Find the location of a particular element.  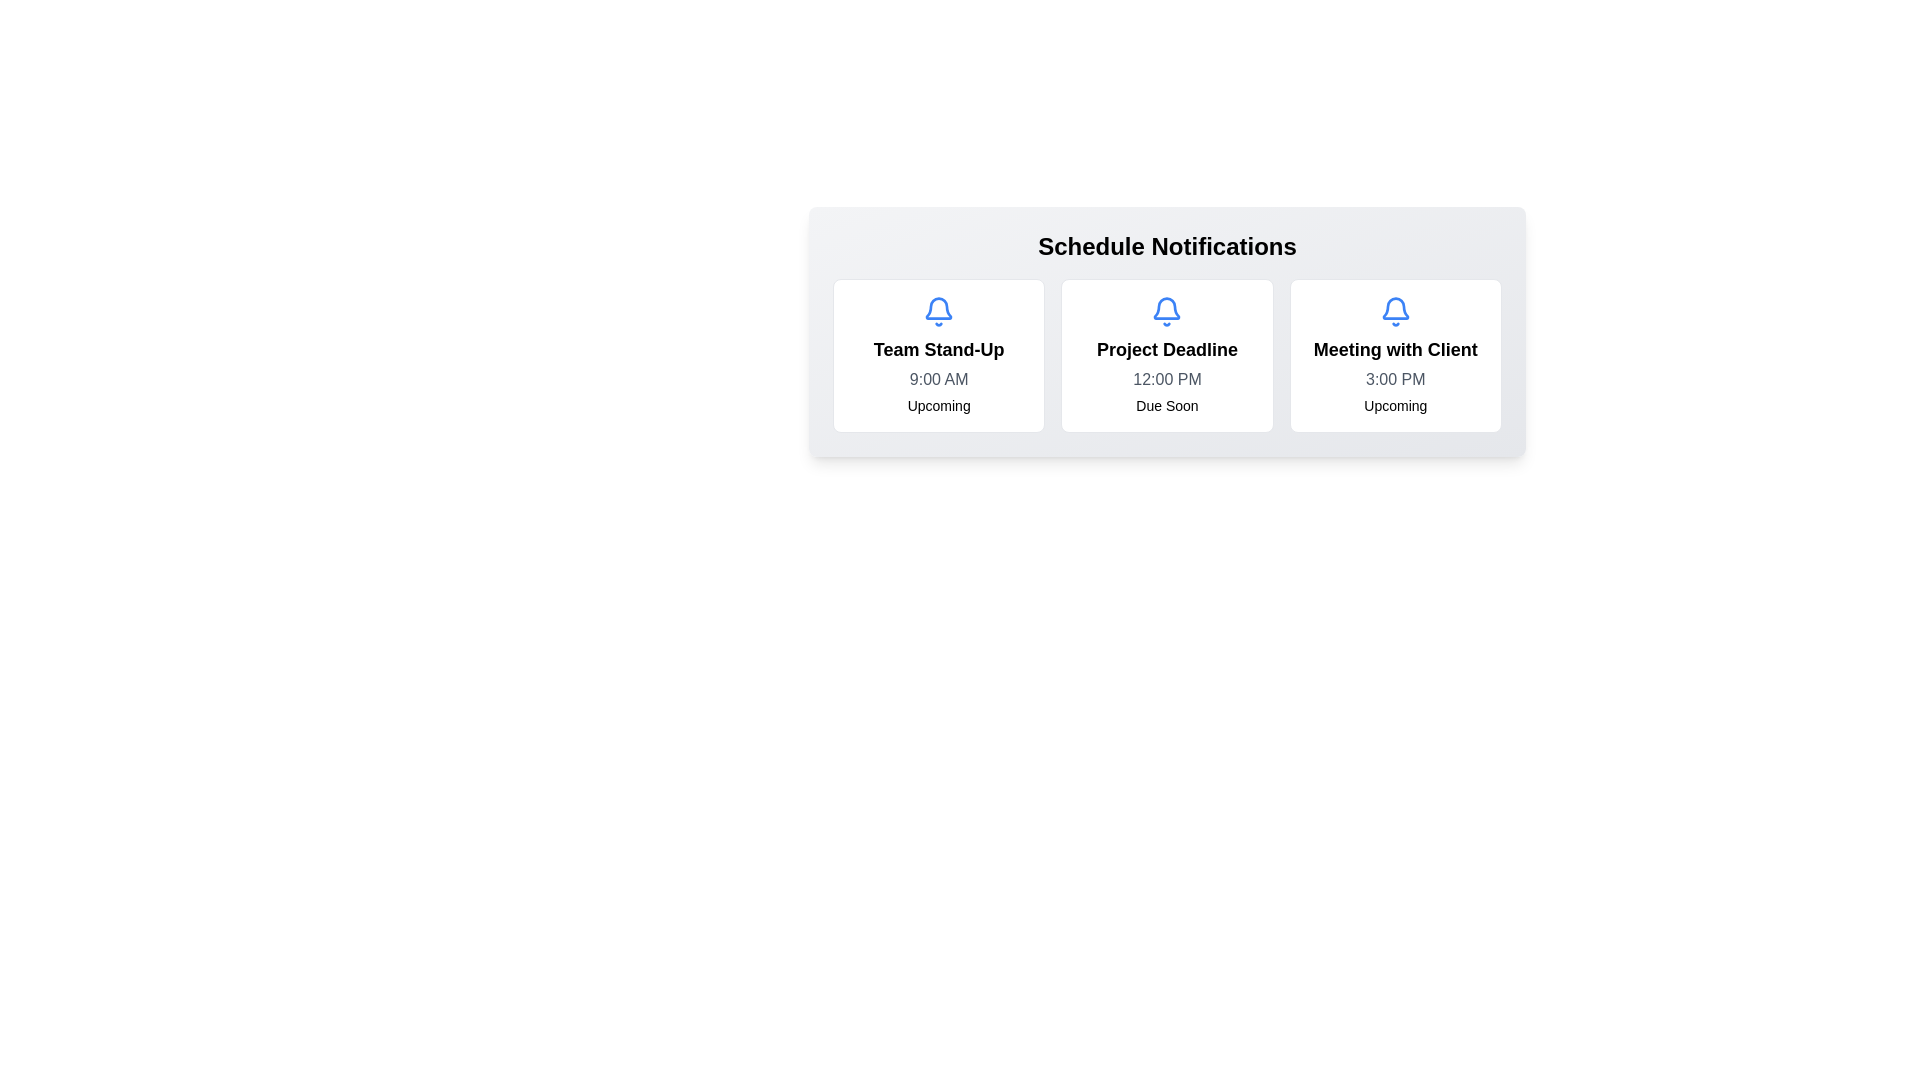

the text label displaying '3:00 PM' in a gray font, located below the title 'Meeting with Client' and above the status label 'Upcoming' within the third notification card of 'Schedule Notifications' is located at coordinates (1394, 380).